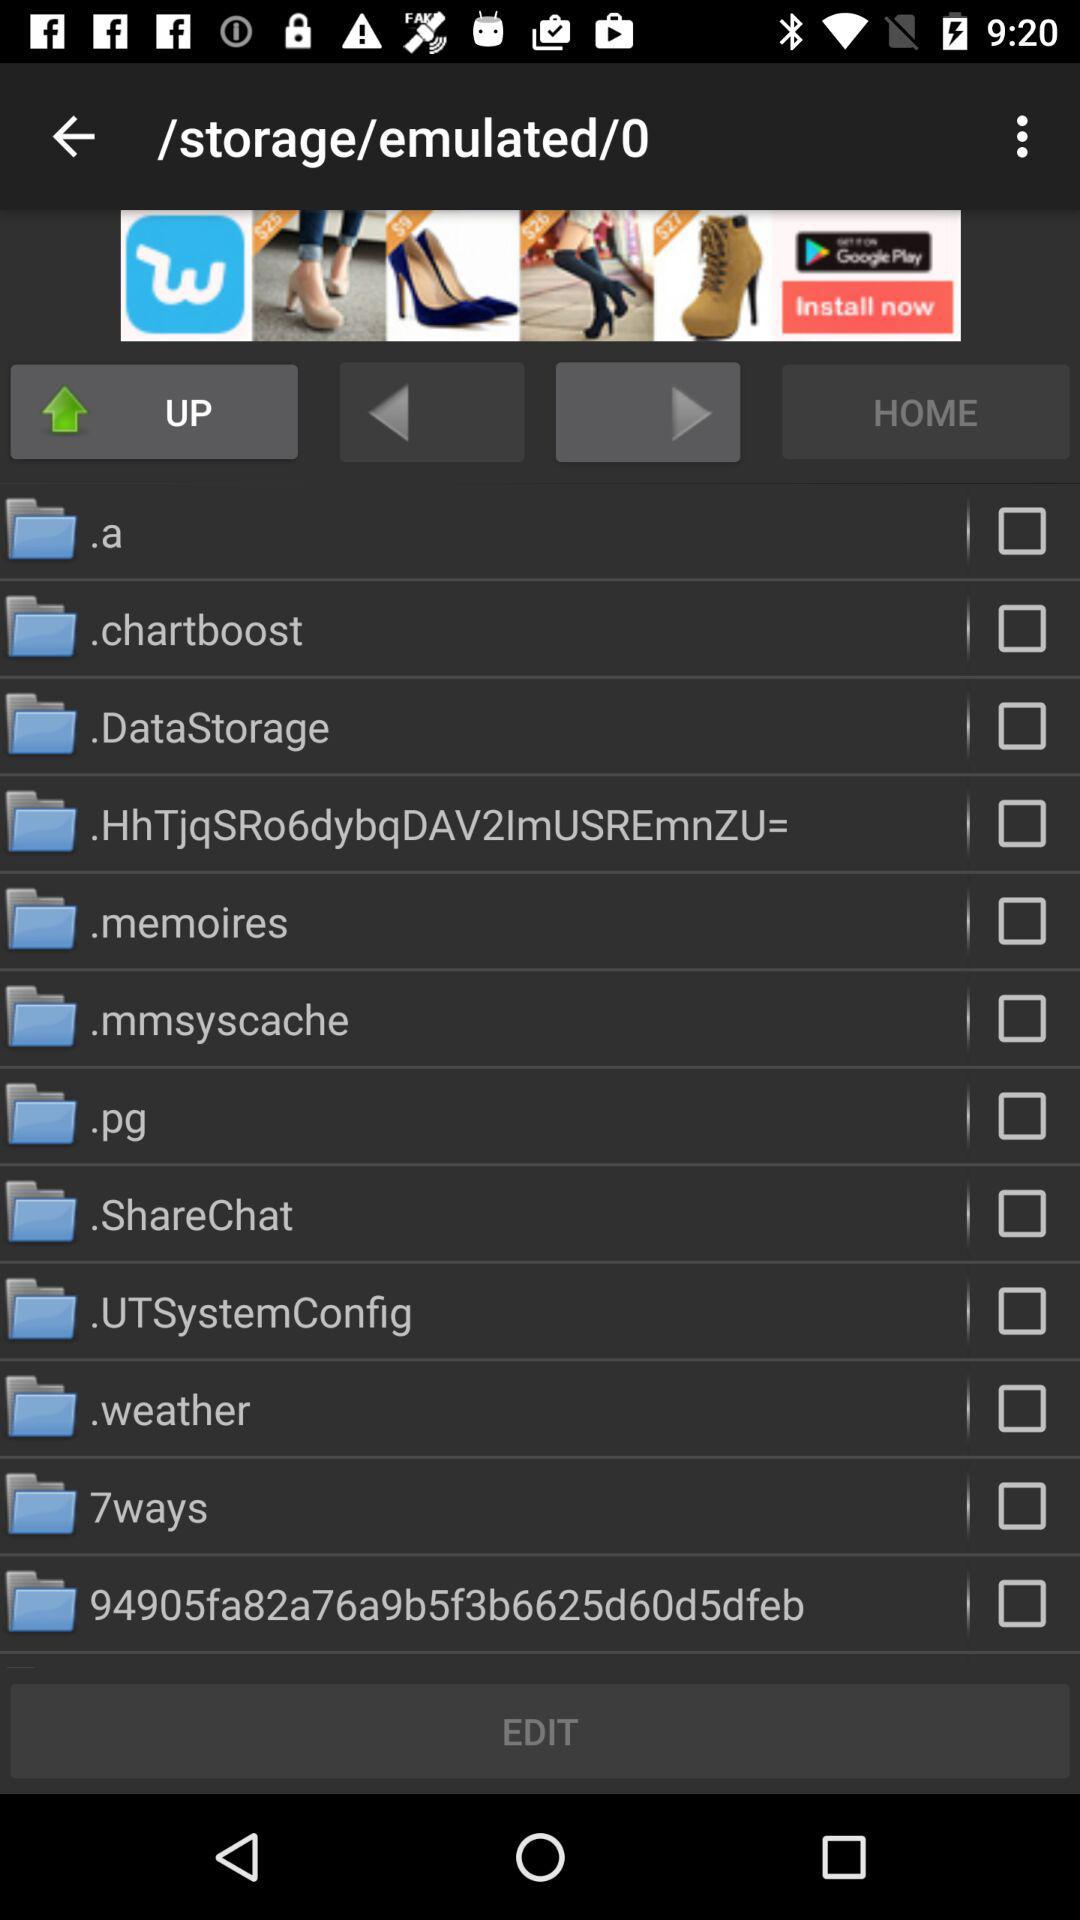 This screenshot has width=1080, height=1920. What do you see at coordinates (540, 274) in the screenshot?
I see `click advertisement` at bounding box center [540, 274].